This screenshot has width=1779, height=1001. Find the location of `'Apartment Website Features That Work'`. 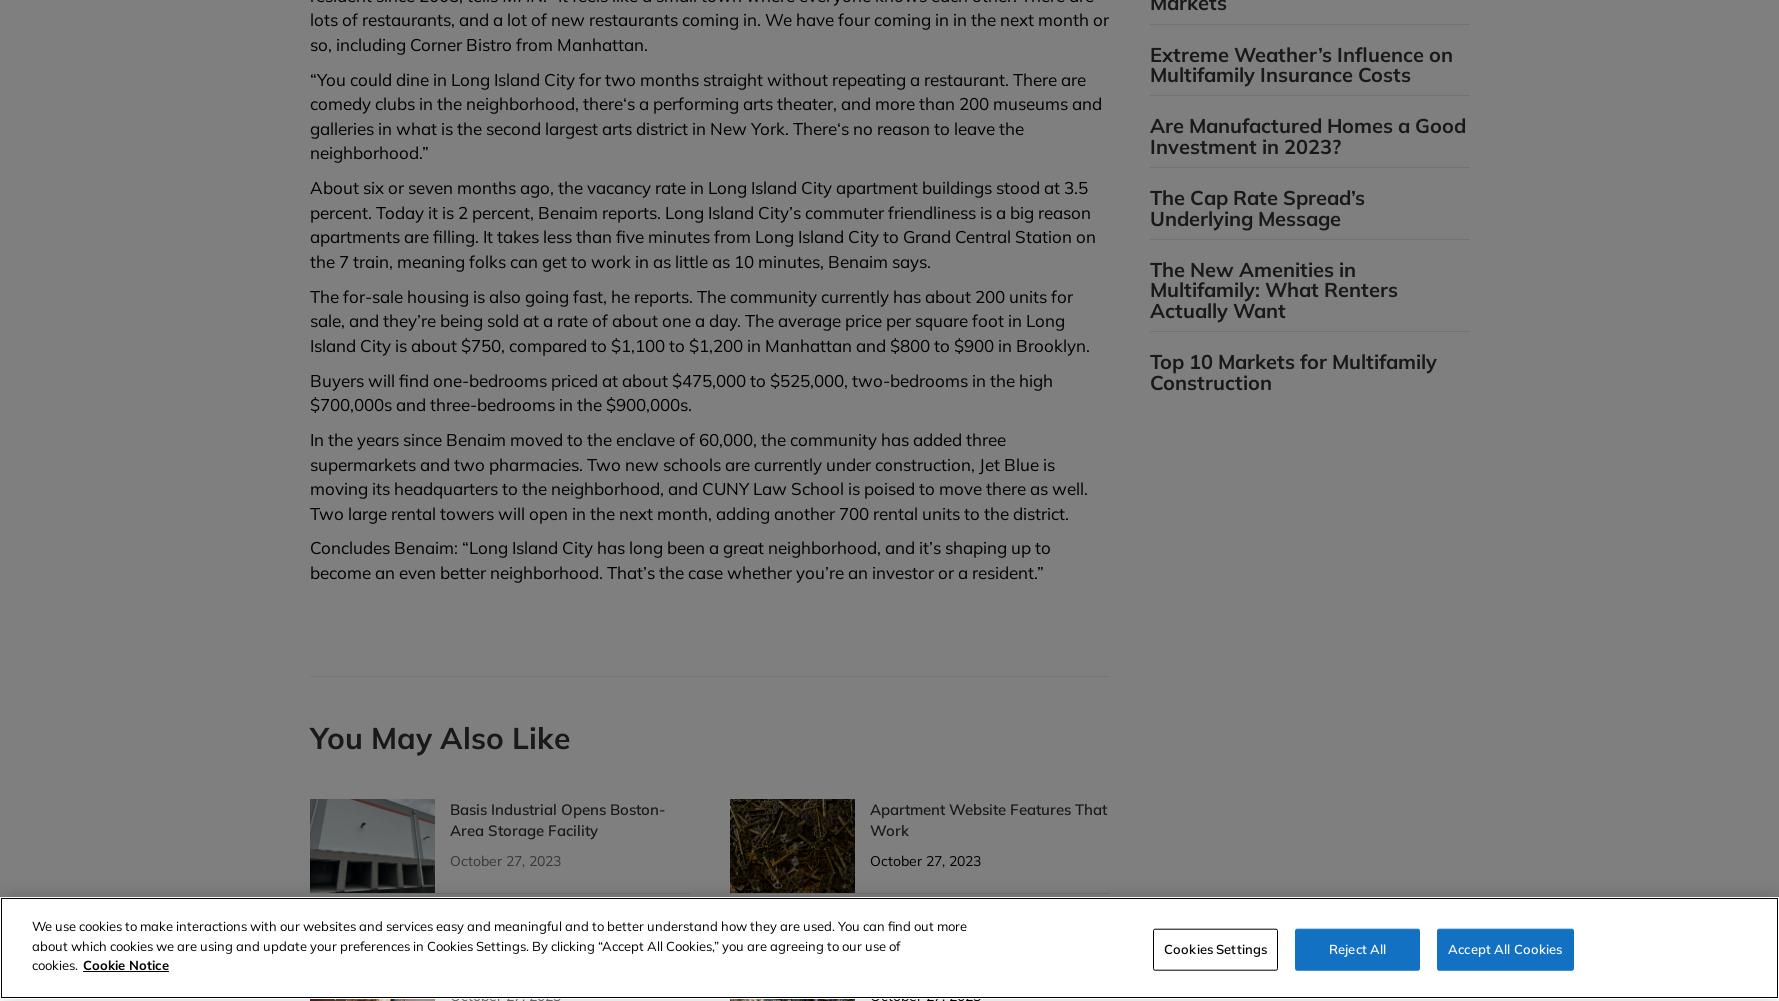

'Apartment Website Features That Work' is located at coordinates (869, 818).